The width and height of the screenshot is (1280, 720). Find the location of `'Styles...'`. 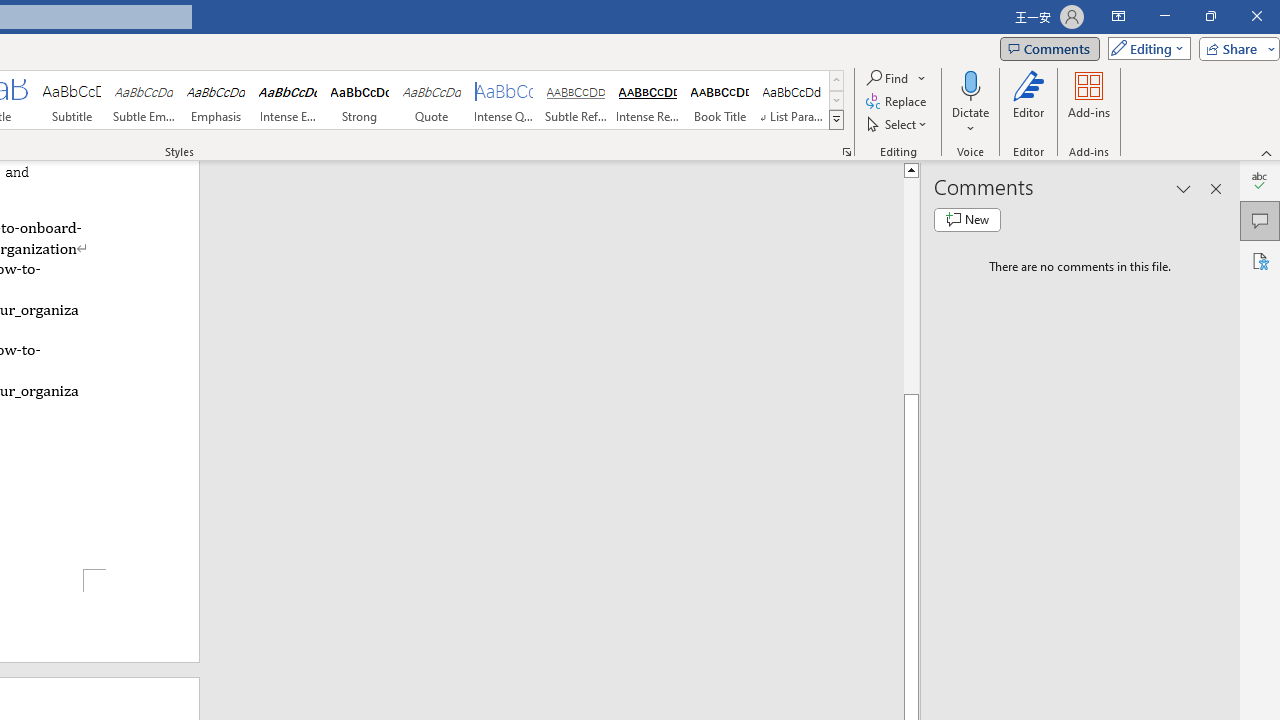

'Styles...' is located at coordinates (846, 150).